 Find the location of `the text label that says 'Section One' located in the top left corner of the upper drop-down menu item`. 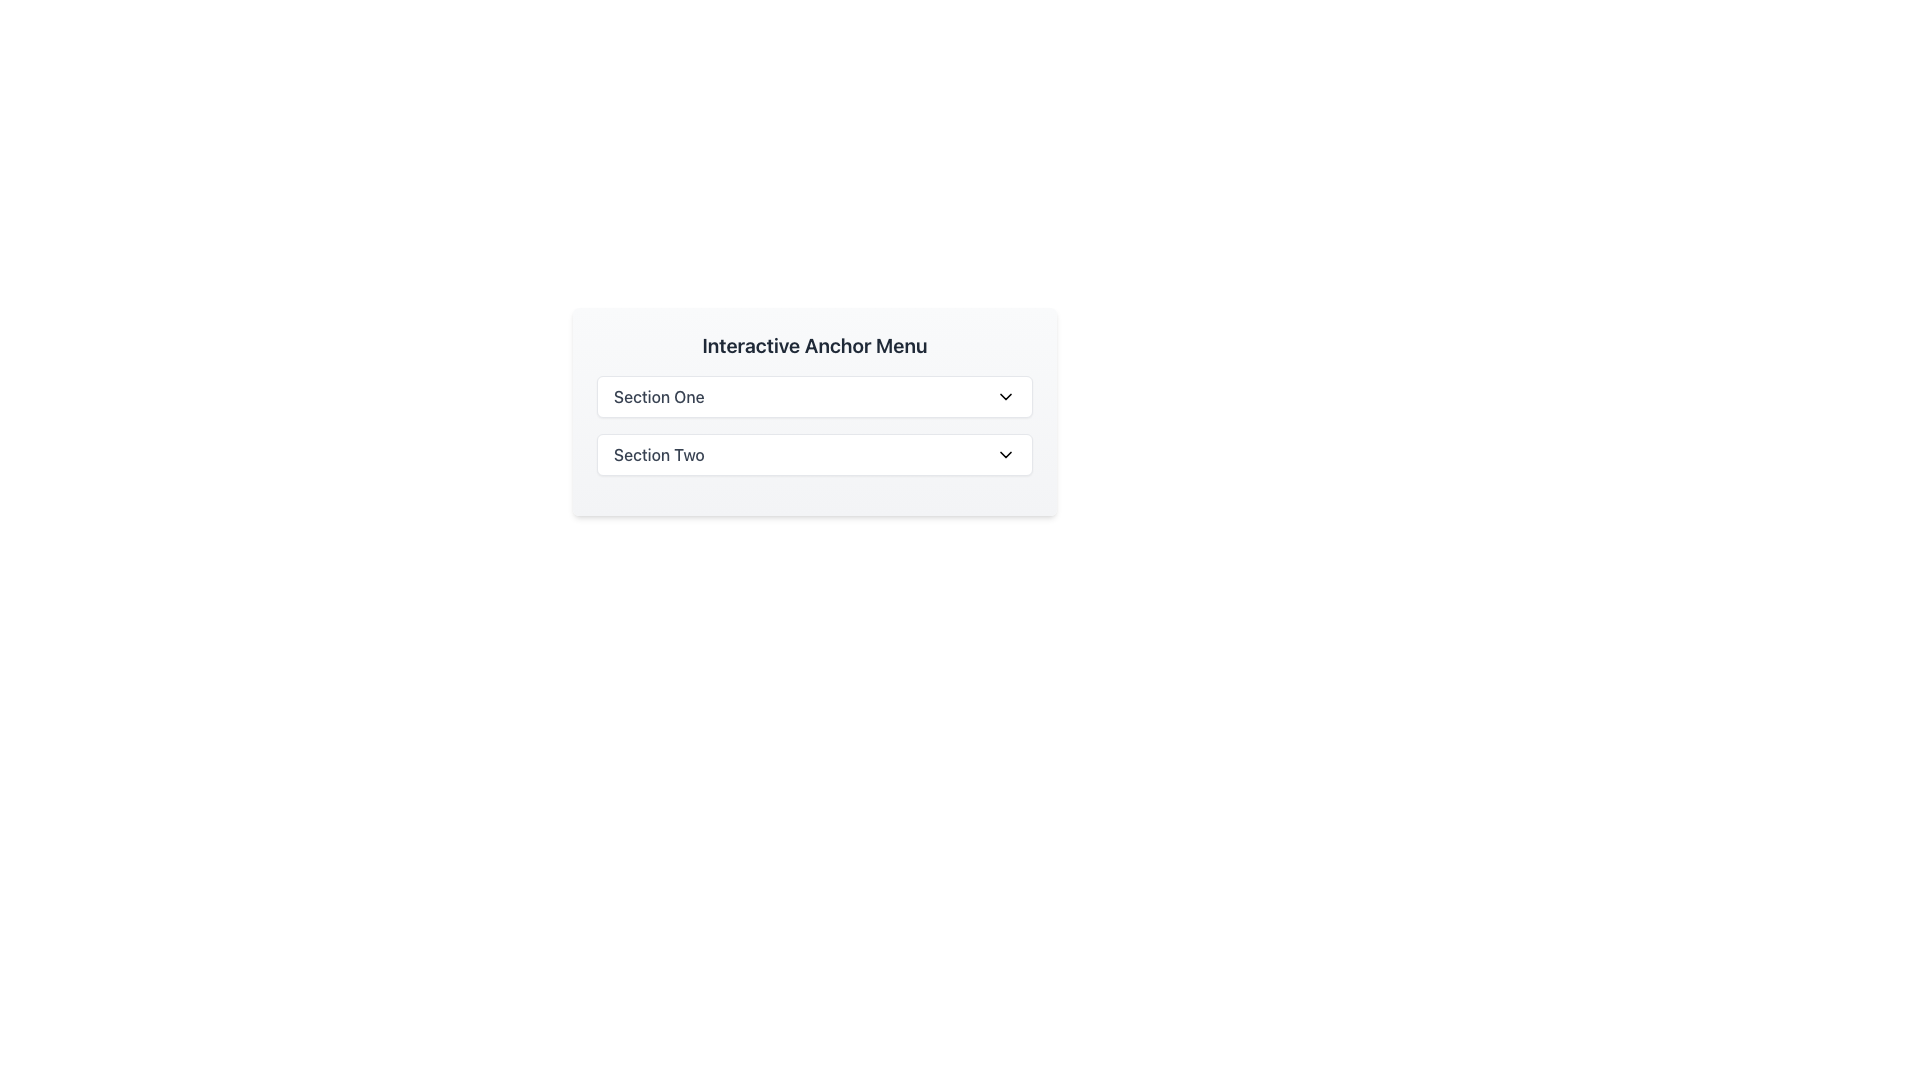

the text label that says 'Section One' located in the top left corner of the upper drop-down menu item is located at coordinates (659, 397).